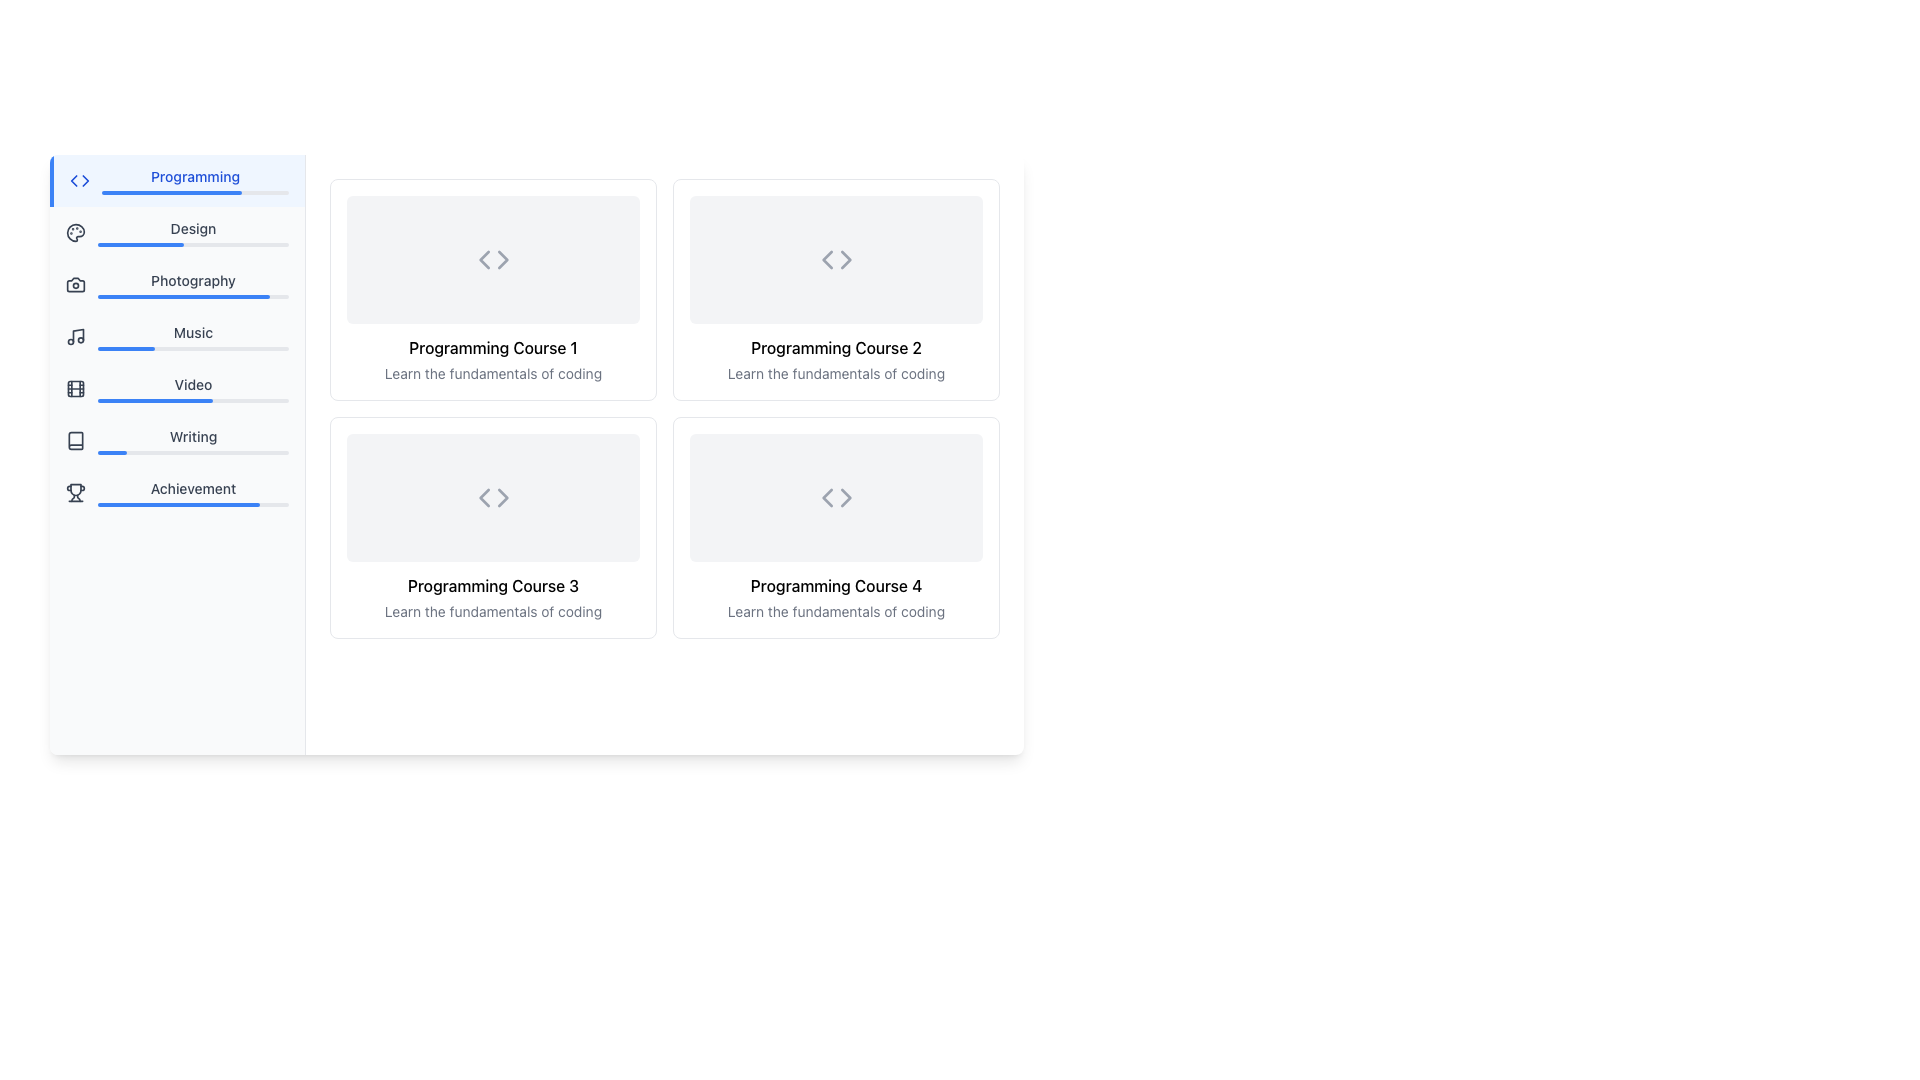 This screenshot has width=1920, height=1080. What do you see at coordinates (177, 389) in the screenshot?
I see `the 'Video' button in the vertical sidebar menu, which is the fifth item in the list and has a film reel icon next to the text` at bounding box center [177, 389].